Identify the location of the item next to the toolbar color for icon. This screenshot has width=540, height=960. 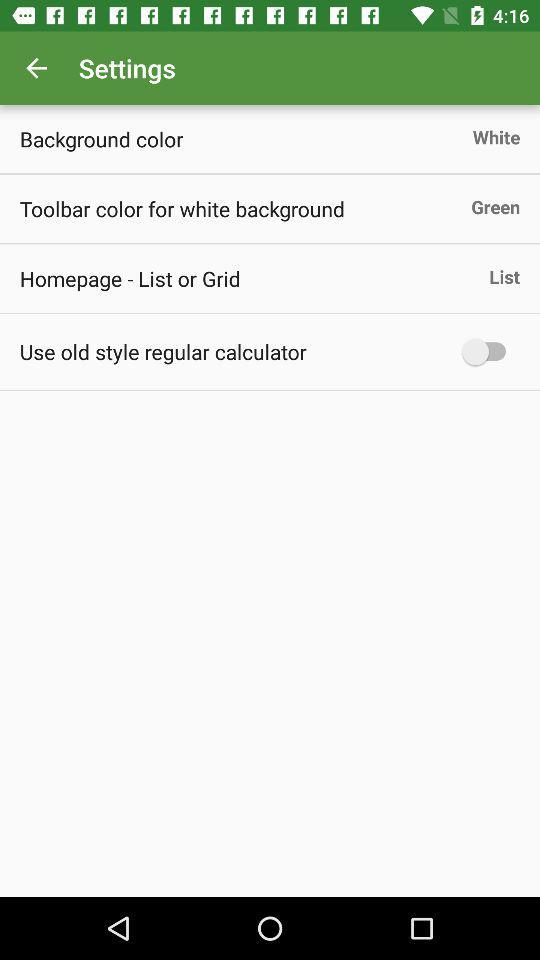
(494, 206).